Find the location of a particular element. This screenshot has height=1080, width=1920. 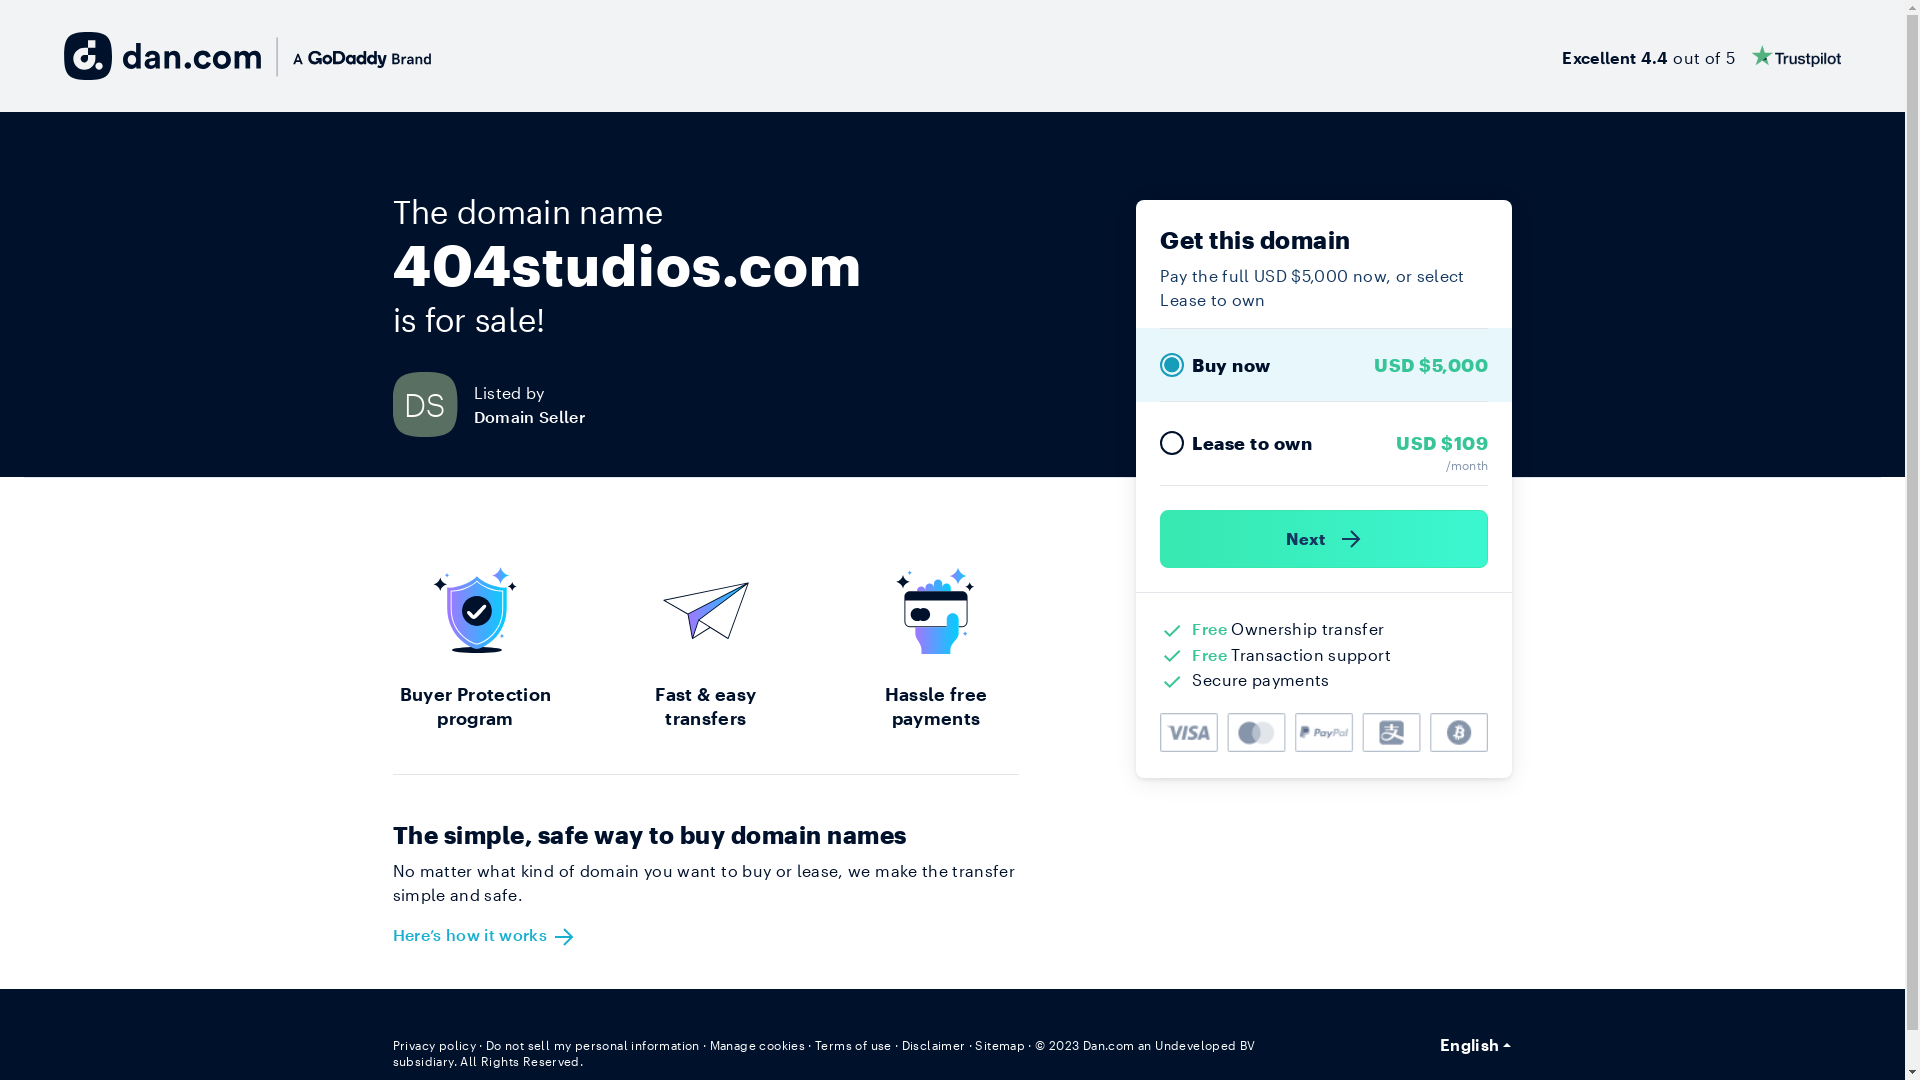

'English' is located at coordinates (1438, 1044).